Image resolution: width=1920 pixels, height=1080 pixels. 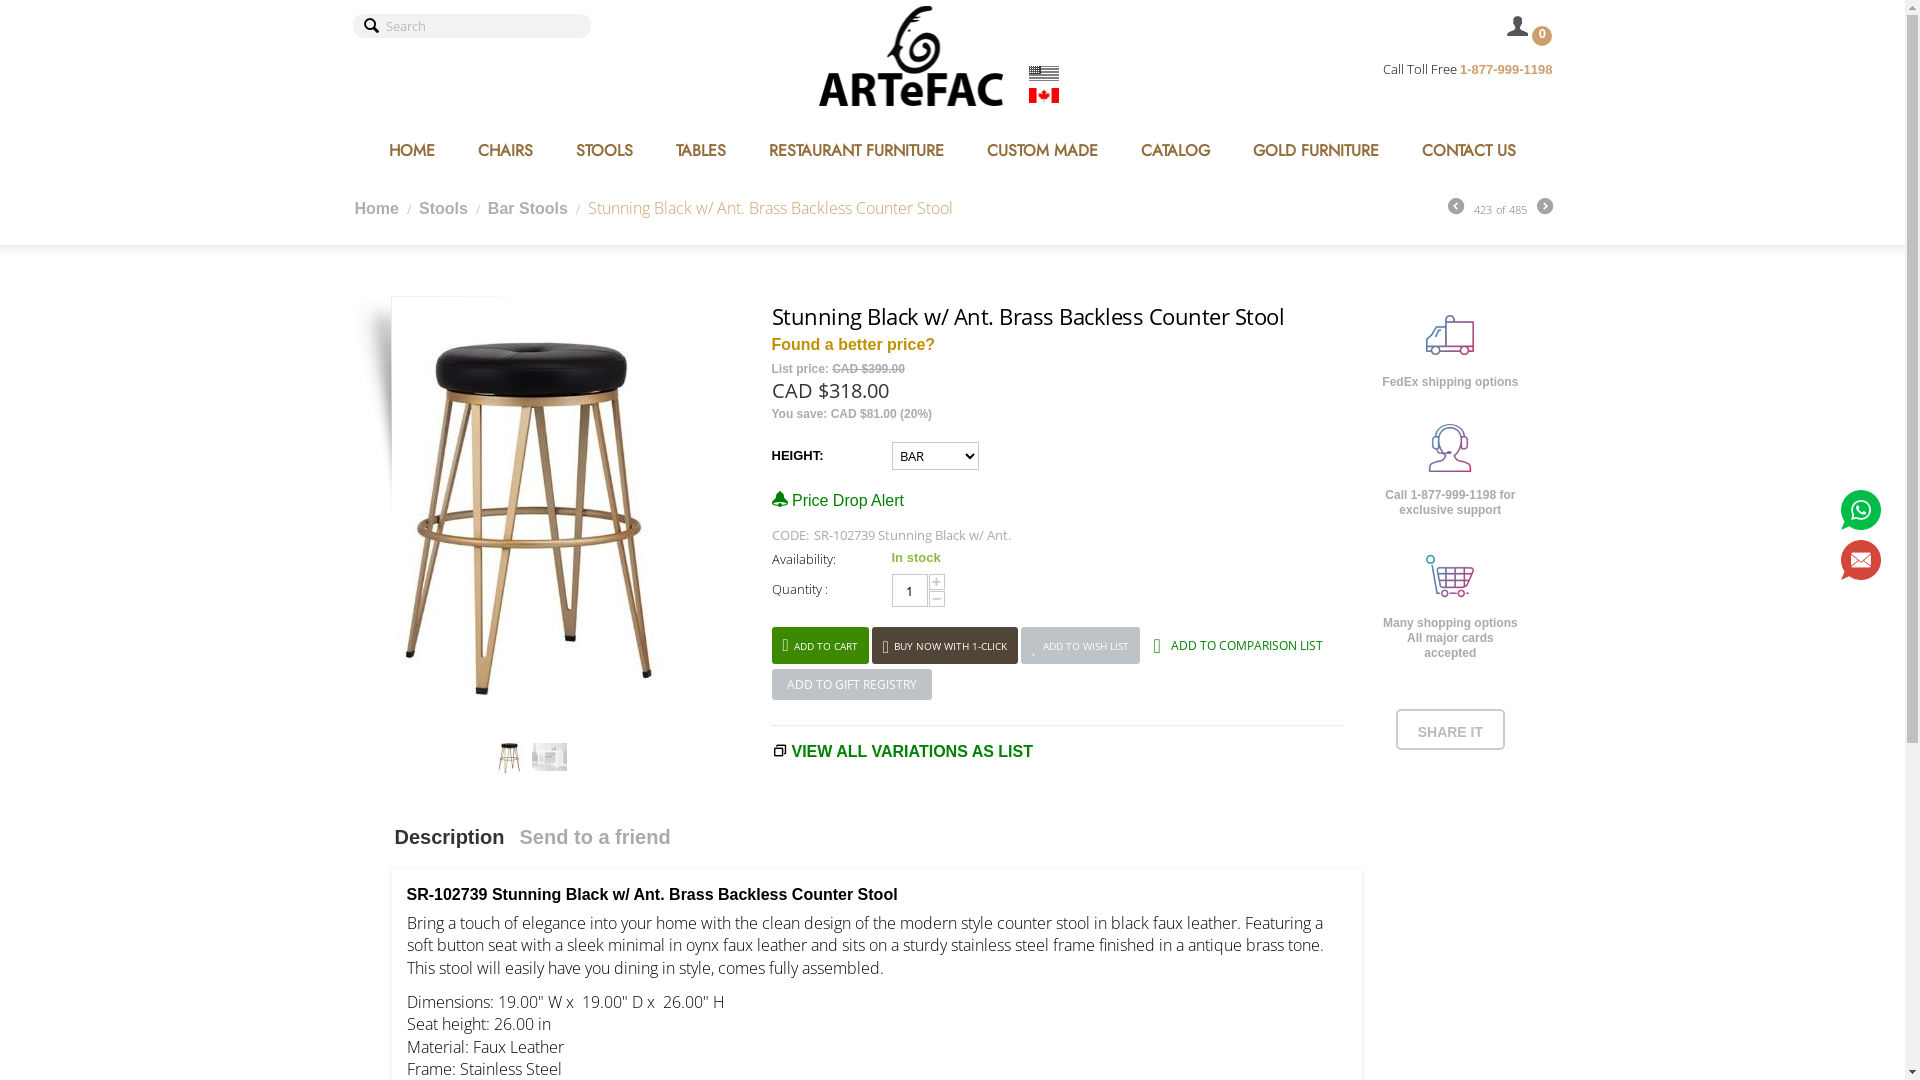 What do you see at coordinates (838, 499) in the screenshot?
I see `'Price Drop Alert'` at bounding box center [838, 499].